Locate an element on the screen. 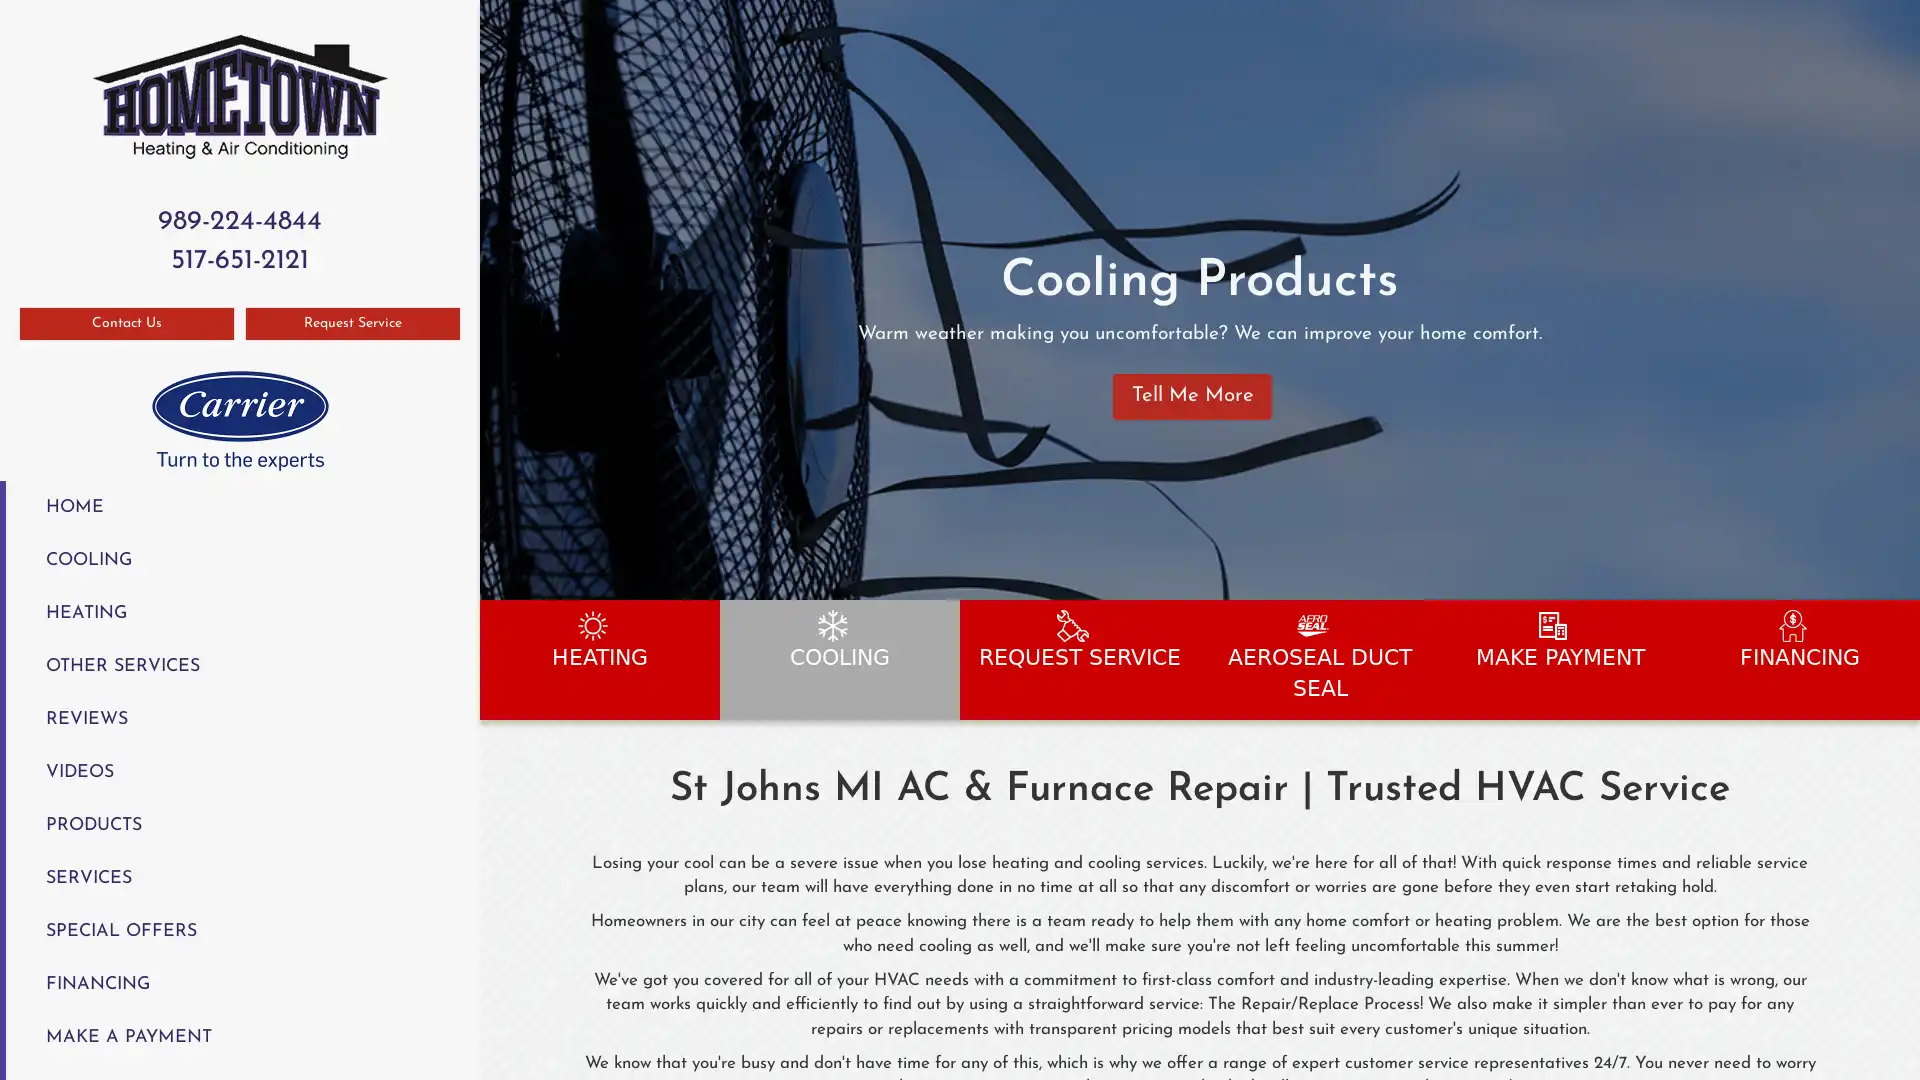 This screenshot has width=1920, height=1080. Next is located at coordinates (1896, 299).